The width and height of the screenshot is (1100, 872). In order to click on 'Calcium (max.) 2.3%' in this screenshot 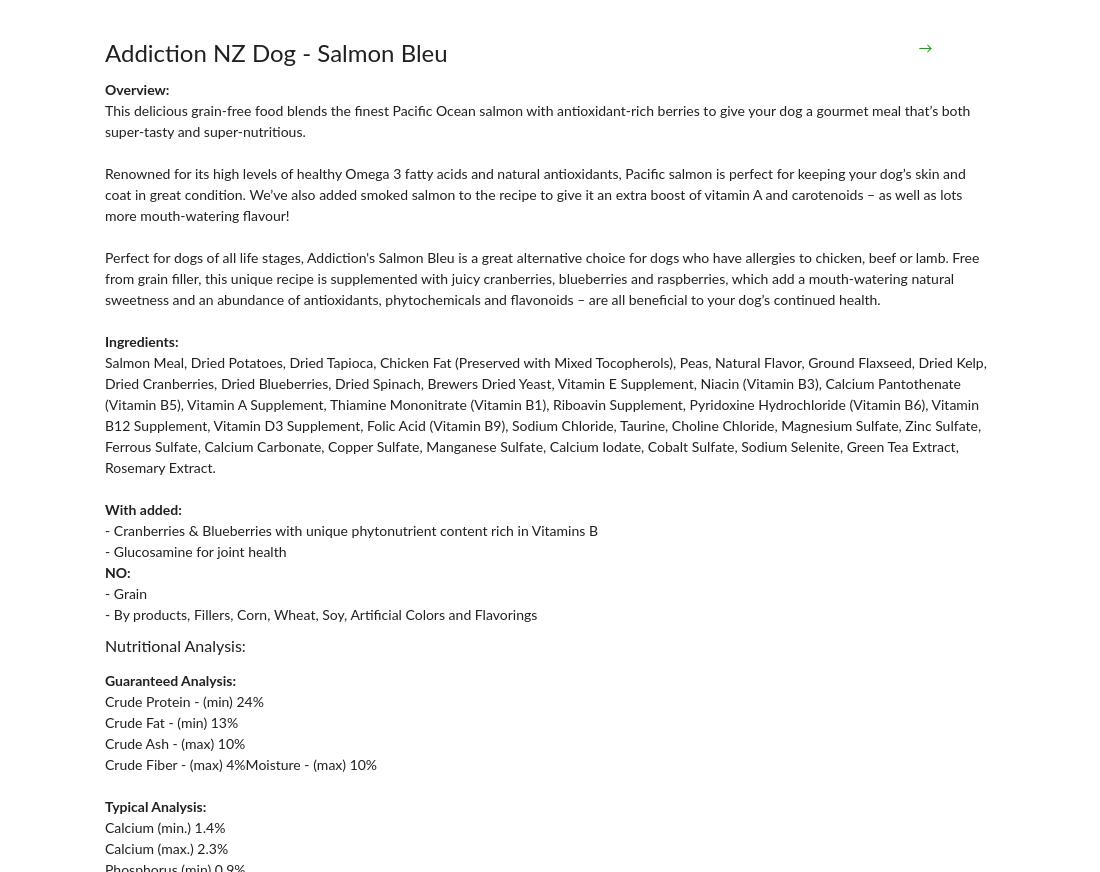, I will do `click(105, 850)`.